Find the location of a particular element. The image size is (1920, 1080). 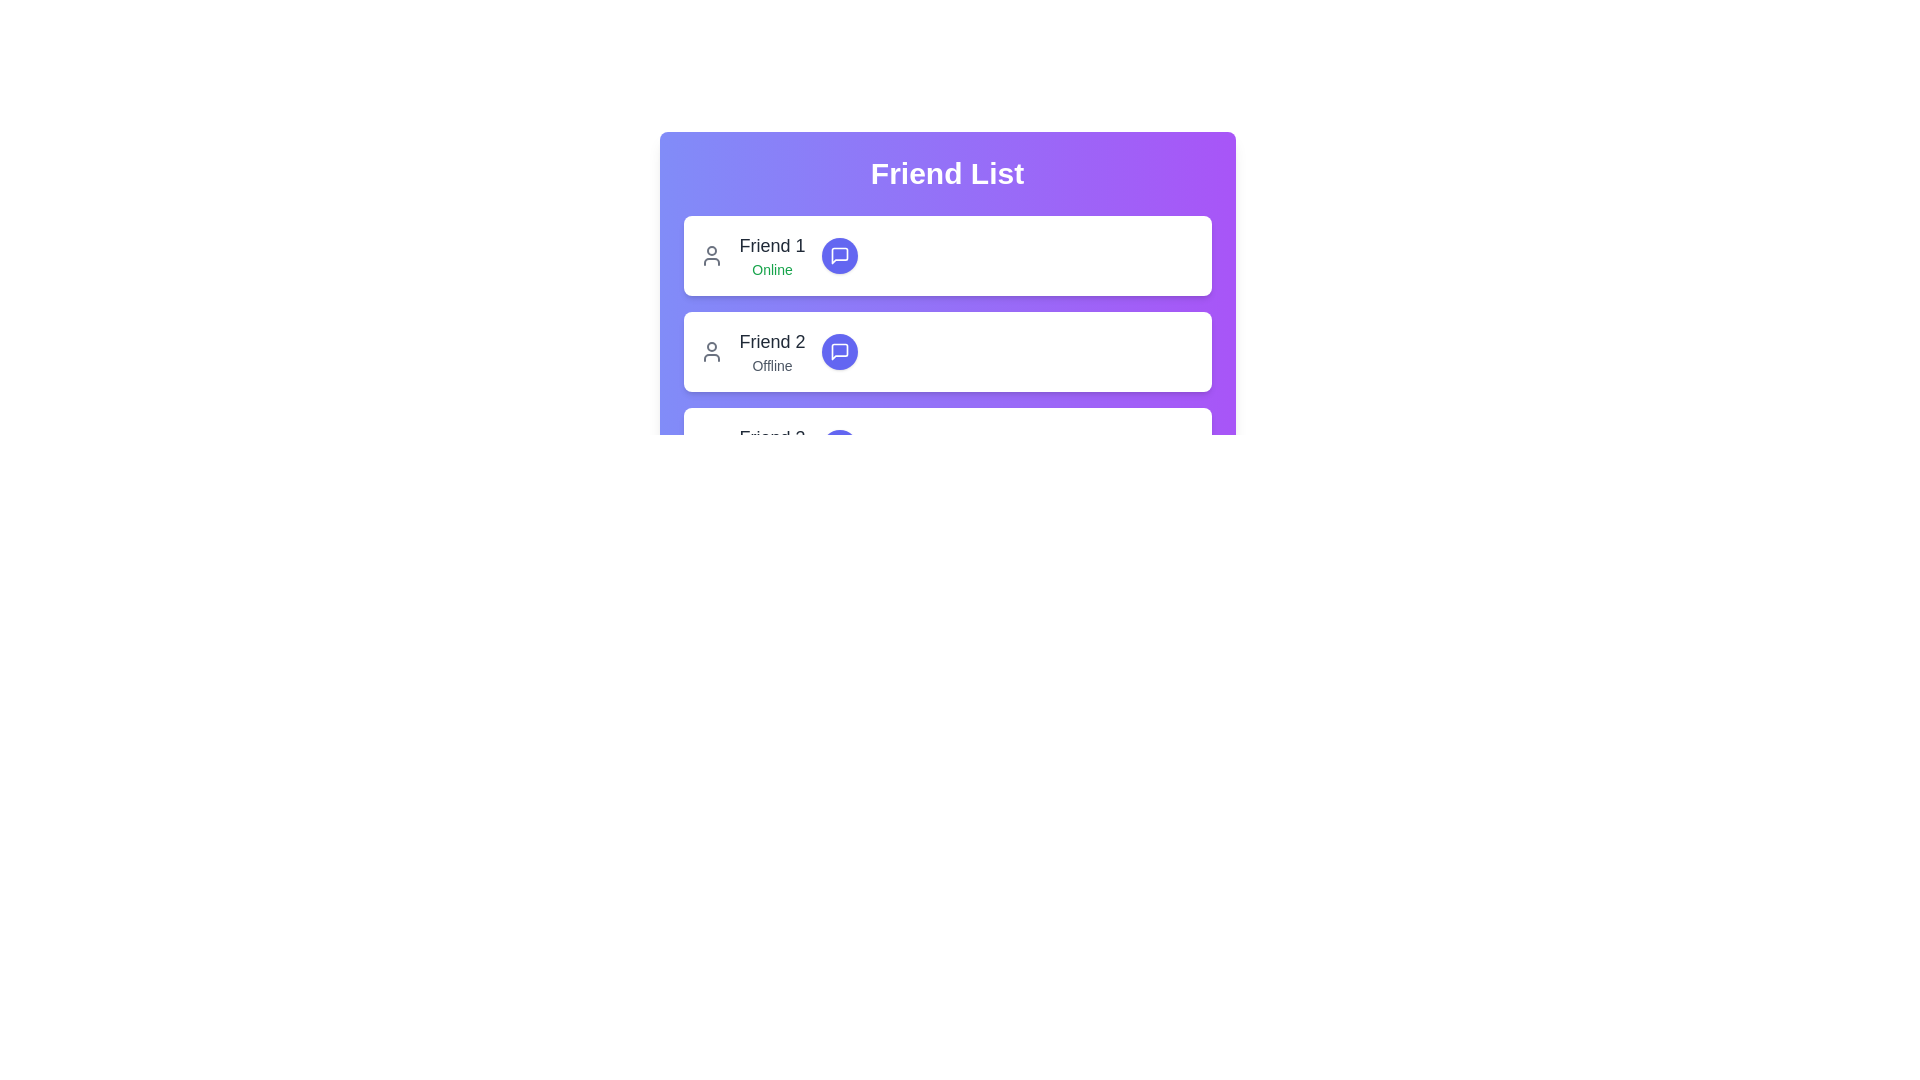

the first card in the 'Friend List' that displays a friend's name and status ('Online') is located at coordinates (946, 254).